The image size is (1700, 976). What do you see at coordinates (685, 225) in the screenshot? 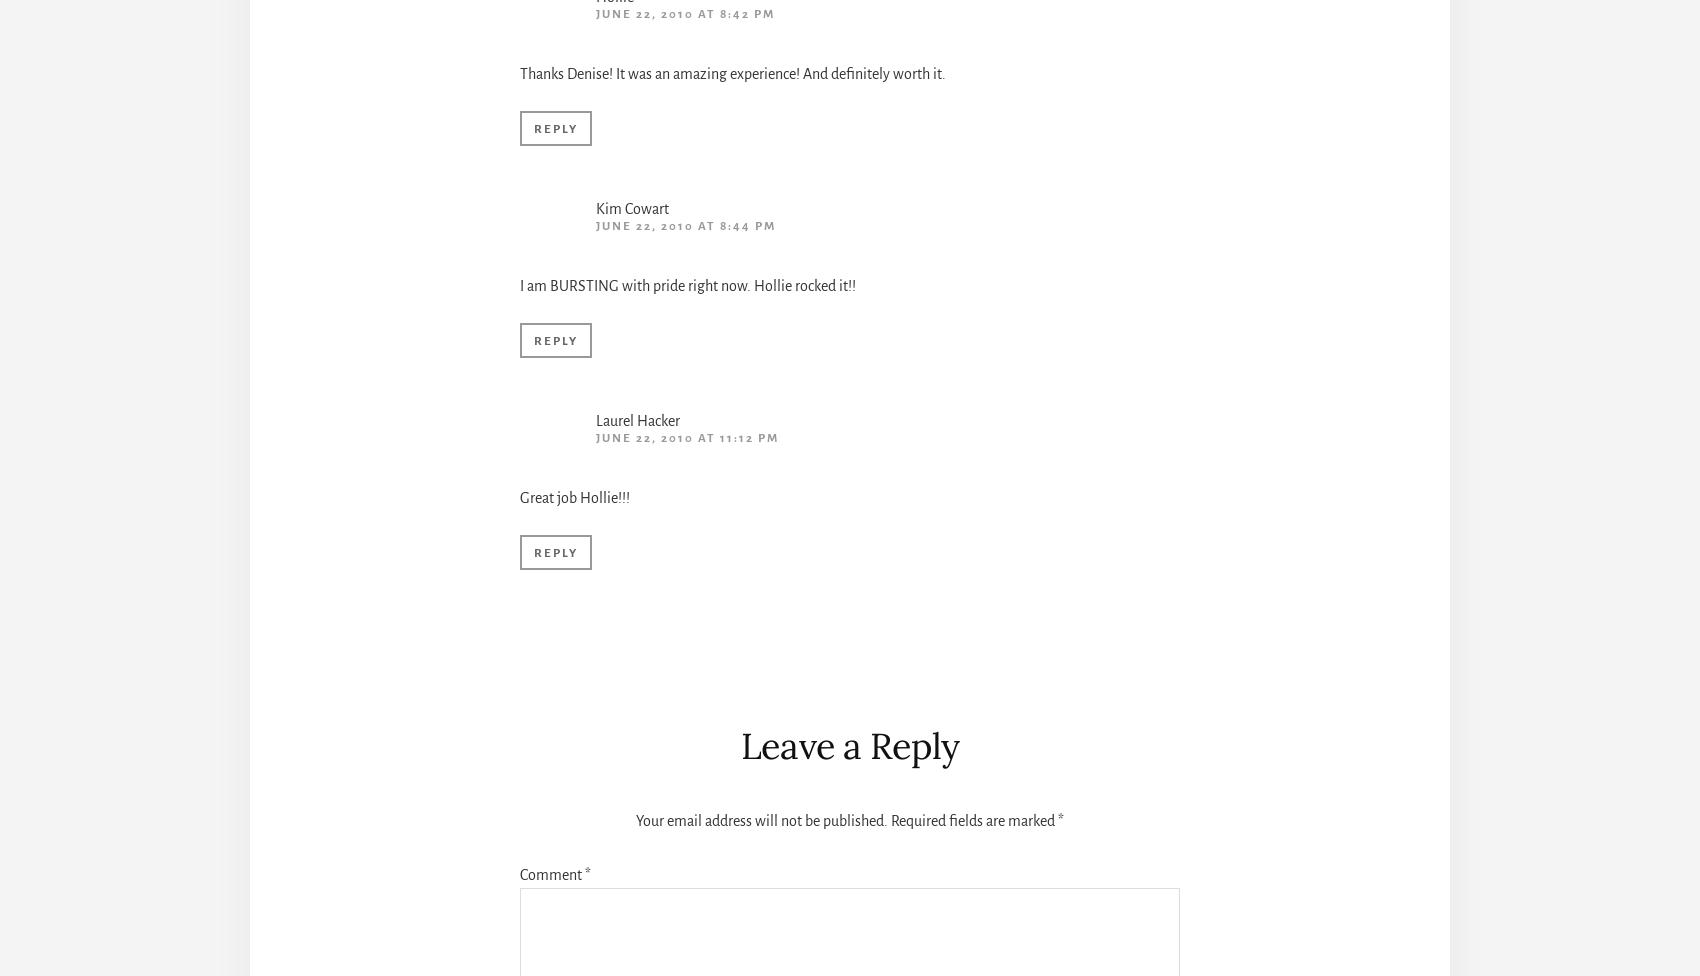
I see `'June 22, 2010 at 8:44 pm'` at bounding box center [685, 225].